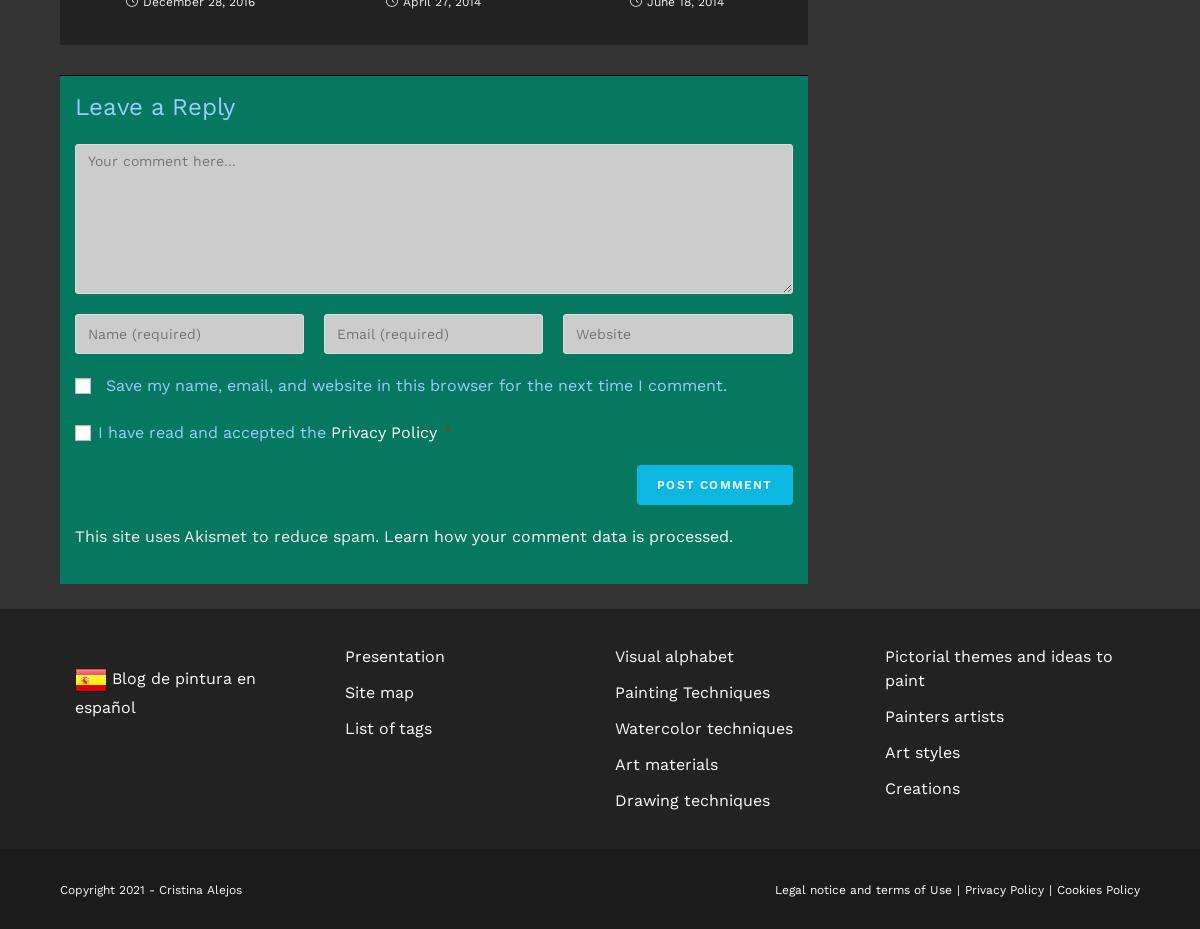 Image resolution: width=1200 pixels, height=929 pixels. Describe the element at coordinates (98, 431) in the screenshot. I see `'I have read and accepted the'` at that location.